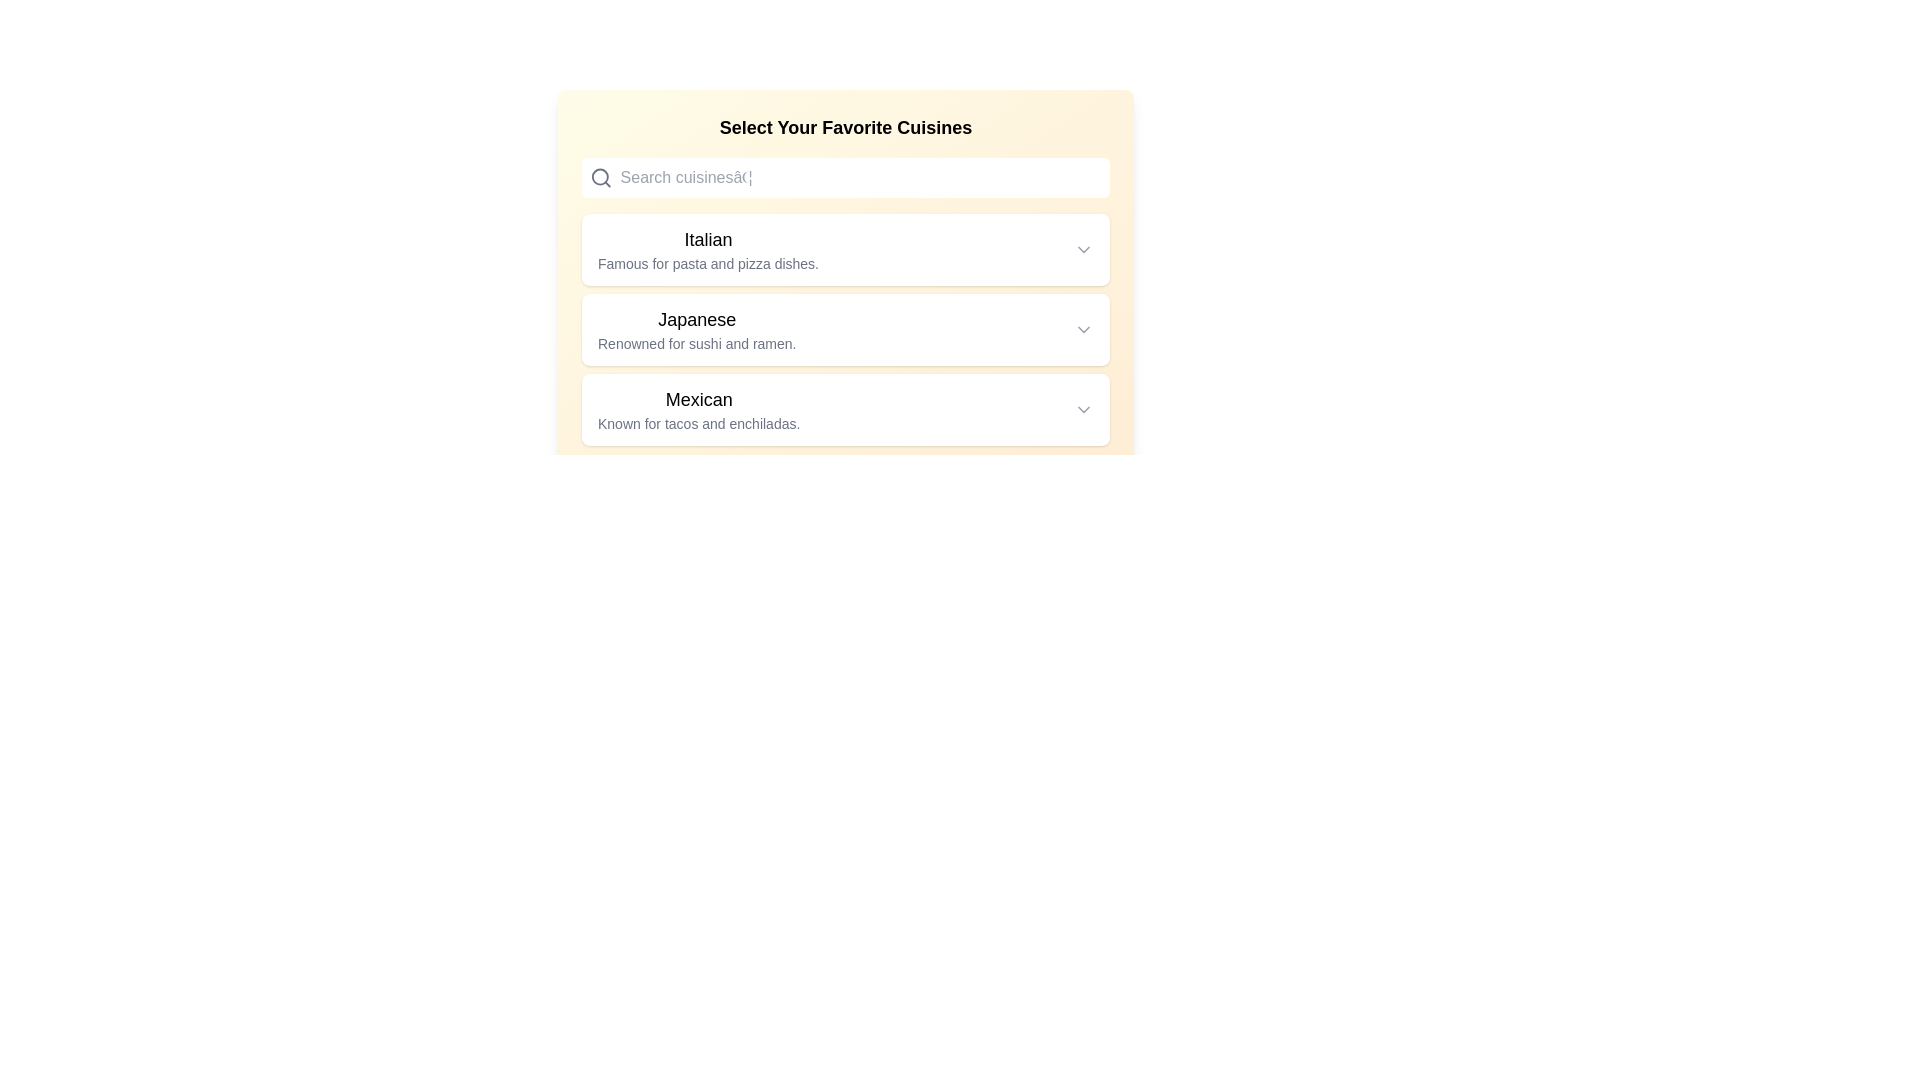  I want to click on the Chevron icon indicating expandability for the 'Japanese' list item, located at the far-right side of the box labeled 'Japanese', so click(1083, 329).